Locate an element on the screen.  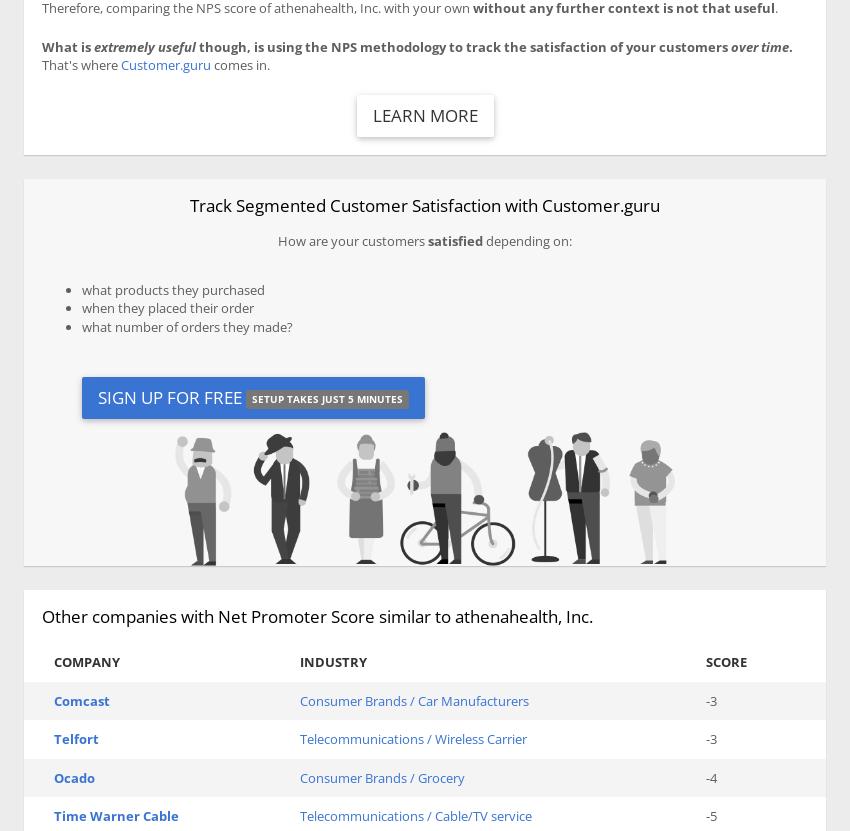
'Telecommunications / Wireless Carrier' is located at coordinates (412, 739).